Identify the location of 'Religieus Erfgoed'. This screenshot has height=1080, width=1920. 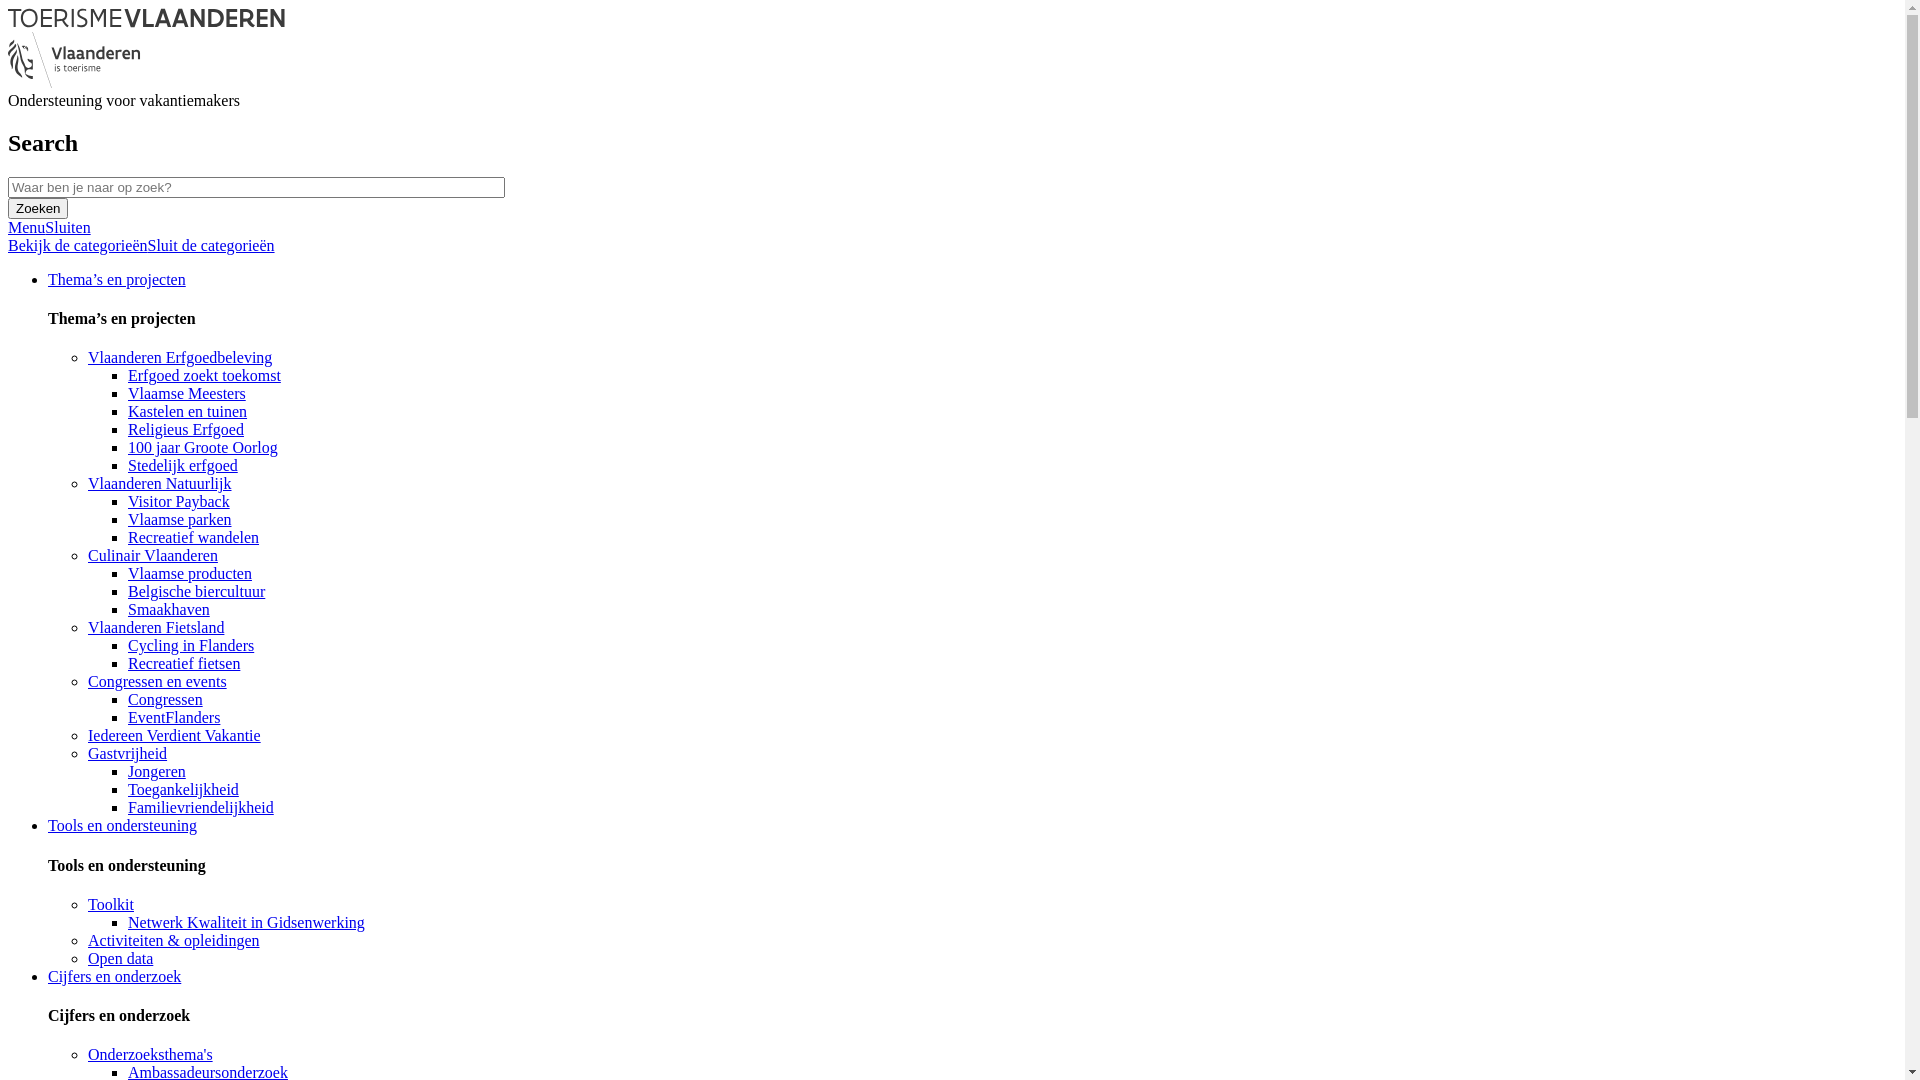
(186, 428).